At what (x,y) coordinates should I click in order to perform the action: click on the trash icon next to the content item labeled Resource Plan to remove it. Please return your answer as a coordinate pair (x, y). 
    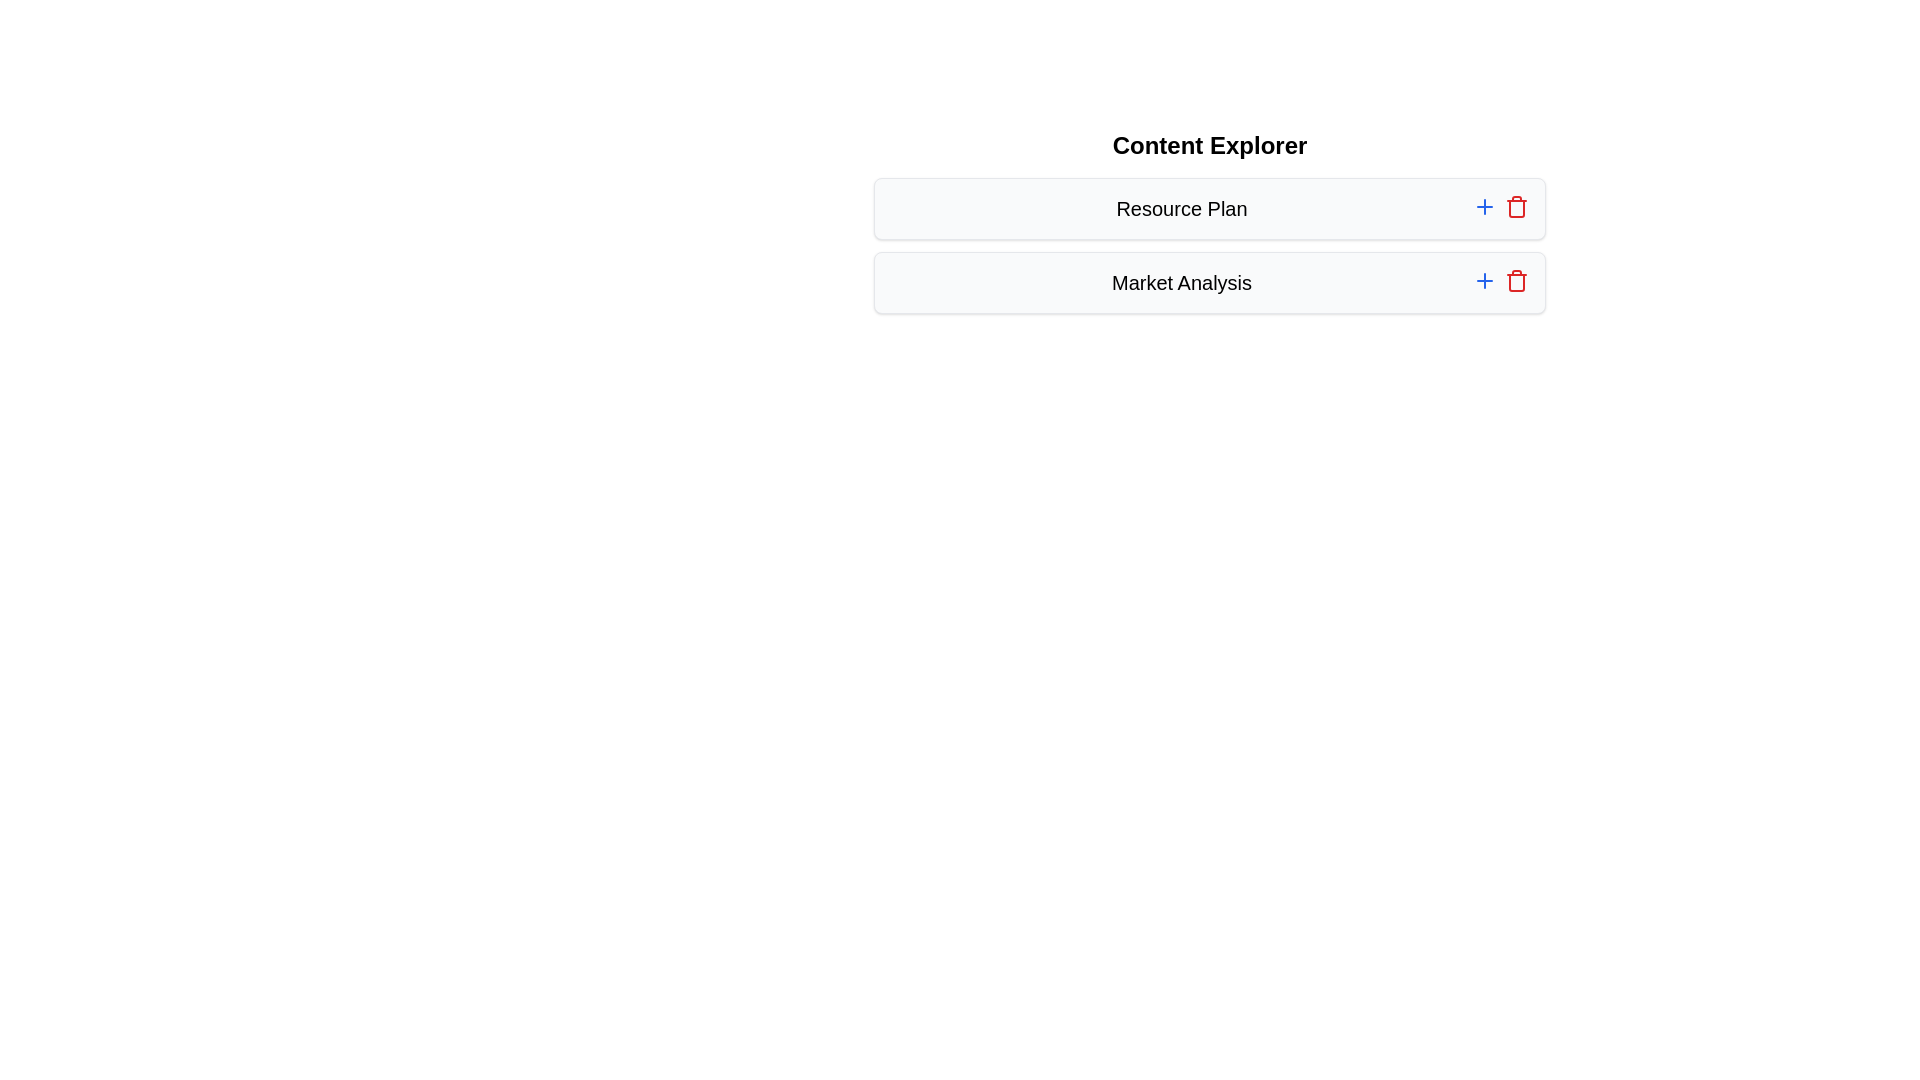
    Looking at the image, I should click on (1516, 207).